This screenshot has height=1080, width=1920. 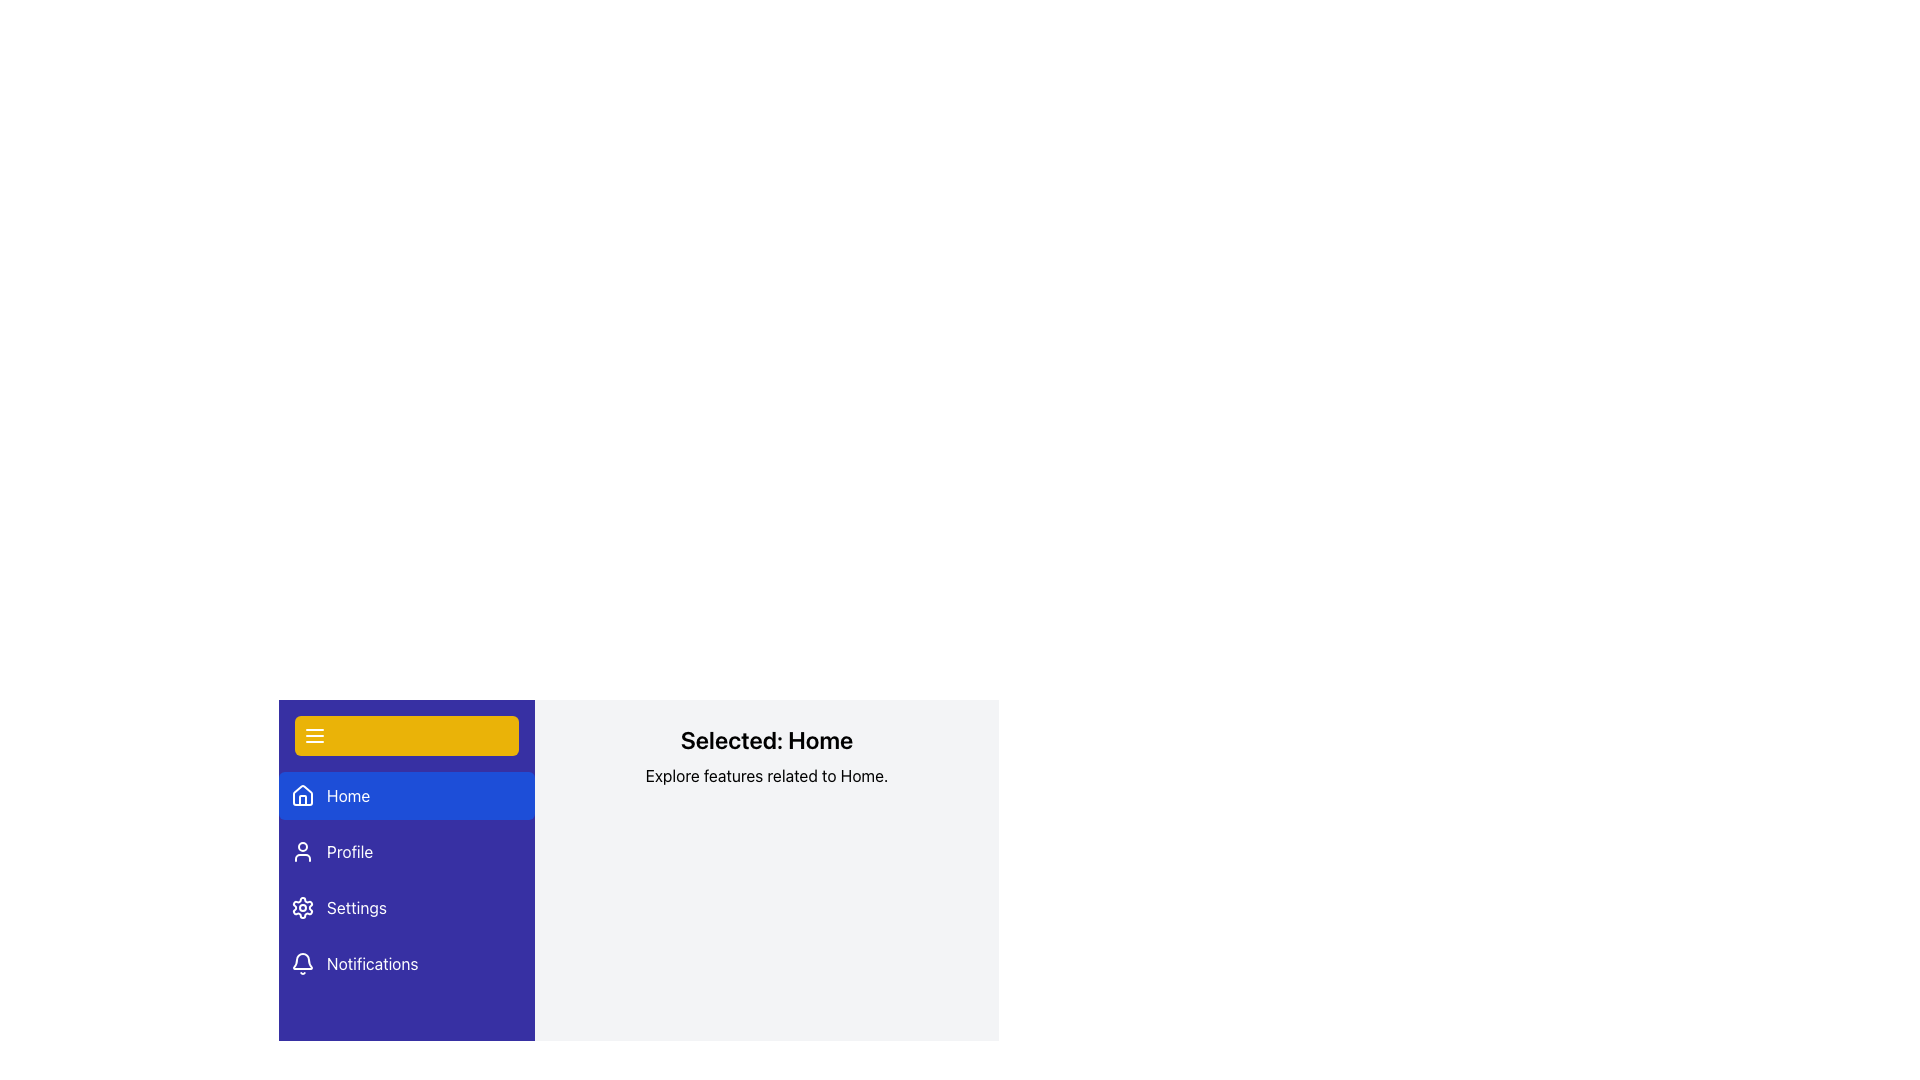 I want to click on the 'Home' text label in the navigation menu, which is styled with a white font on a blue background and indicates its selection, so click(x=348, y=794).